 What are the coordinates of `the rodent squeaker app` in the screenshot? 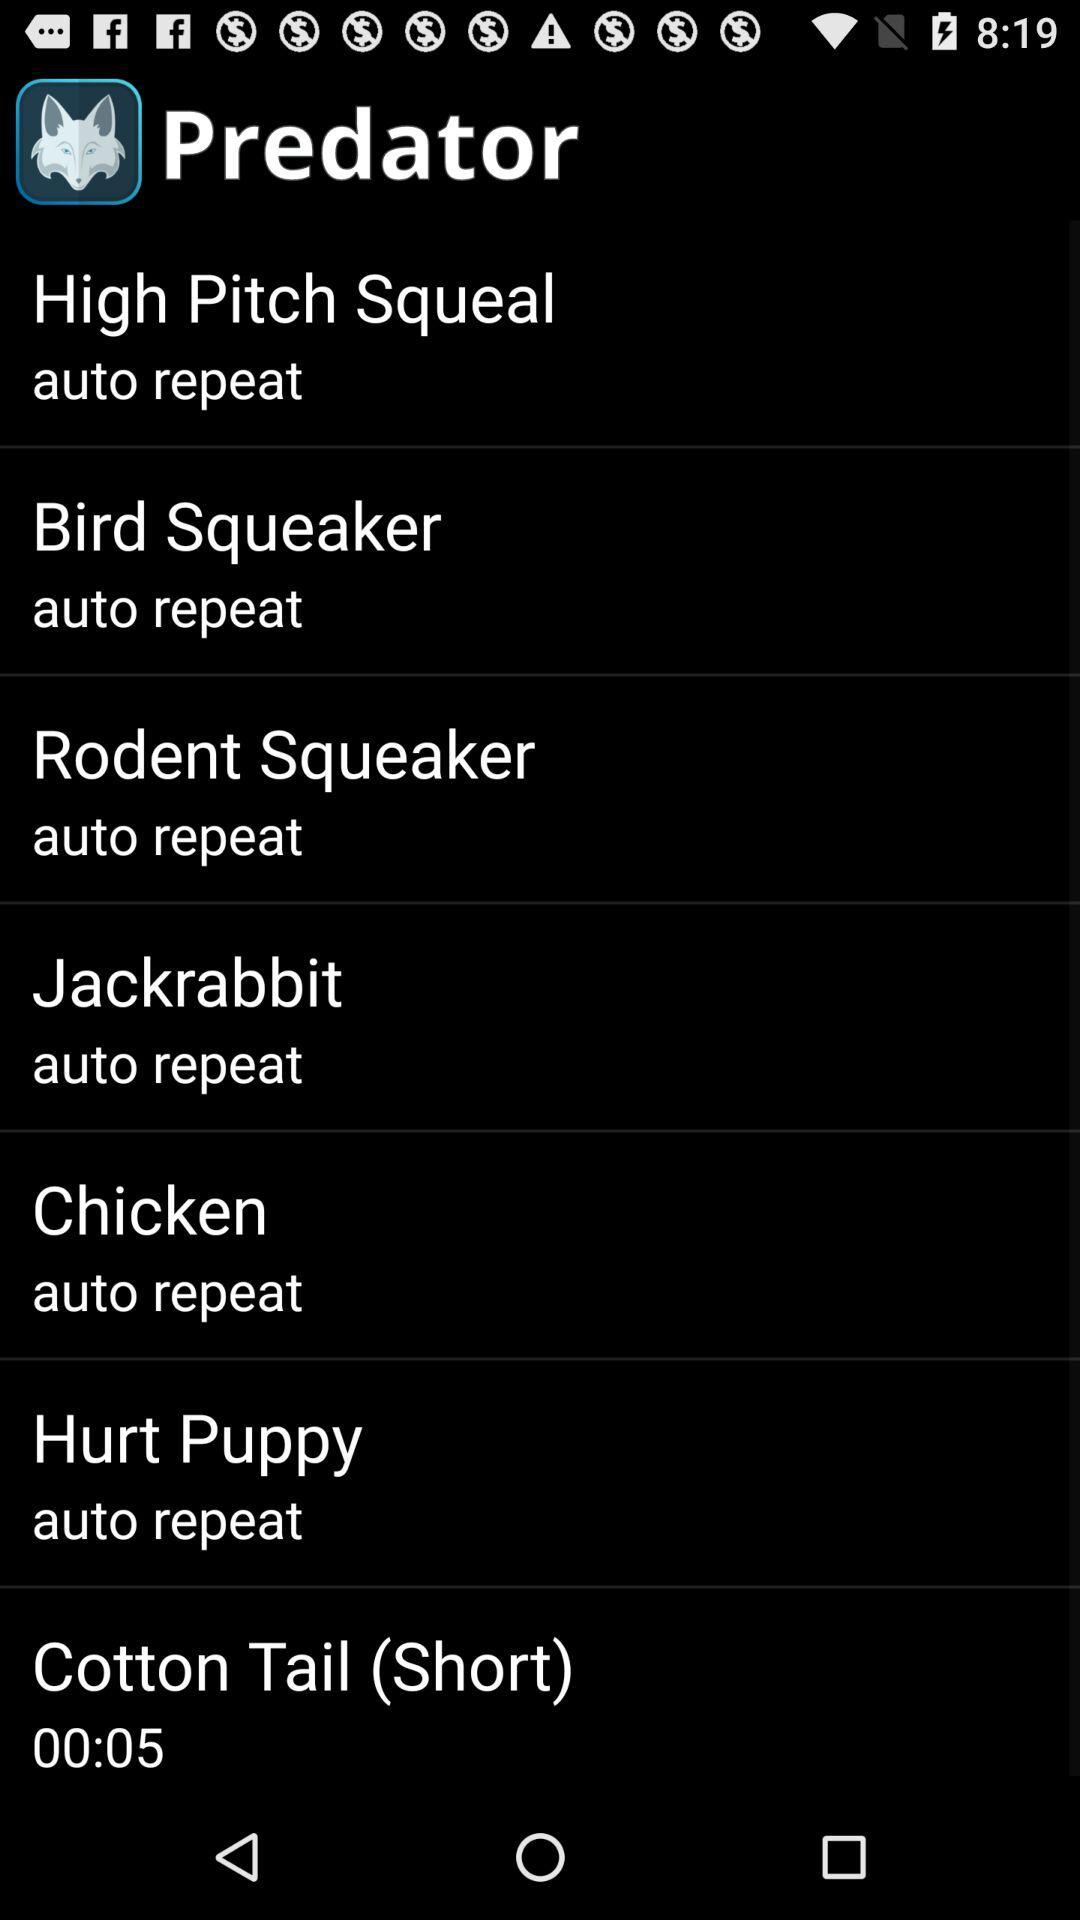 It's located at (283, 751).